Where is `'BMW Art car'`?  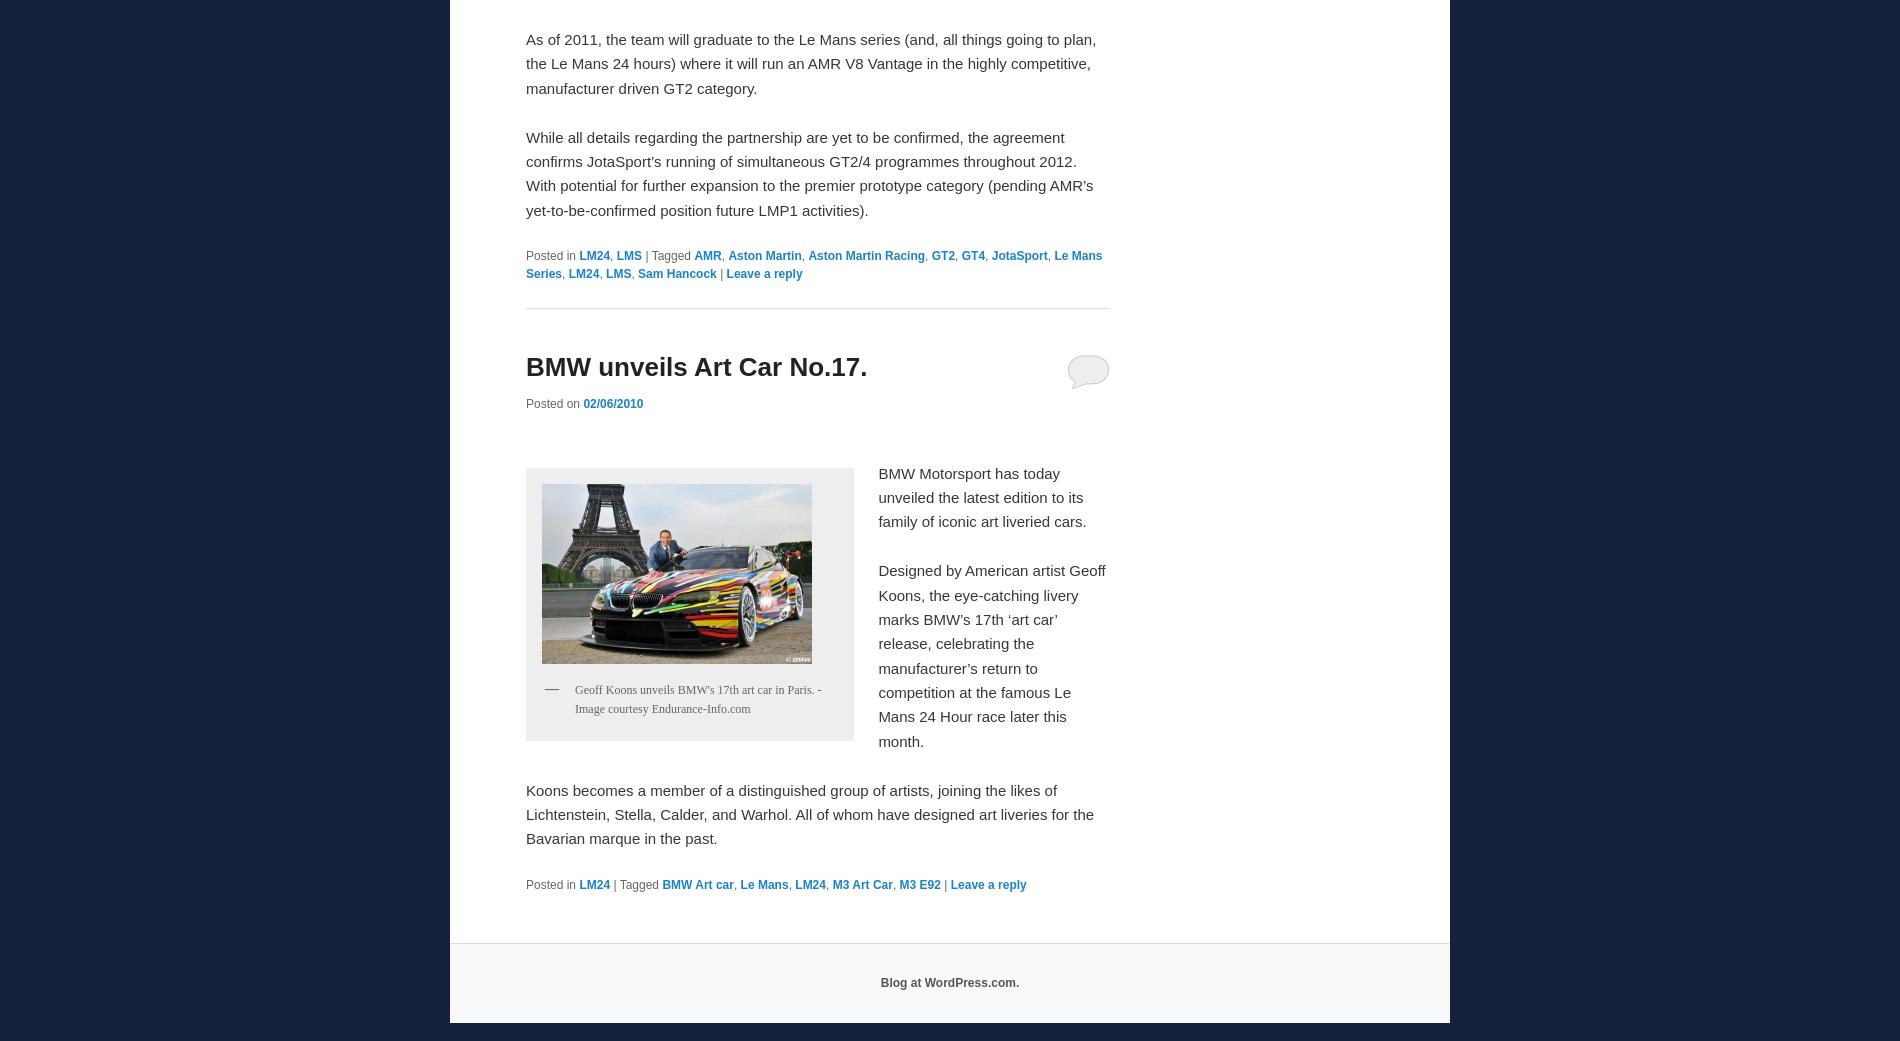 'BMW Art car' is located at coordinates (697, 883).